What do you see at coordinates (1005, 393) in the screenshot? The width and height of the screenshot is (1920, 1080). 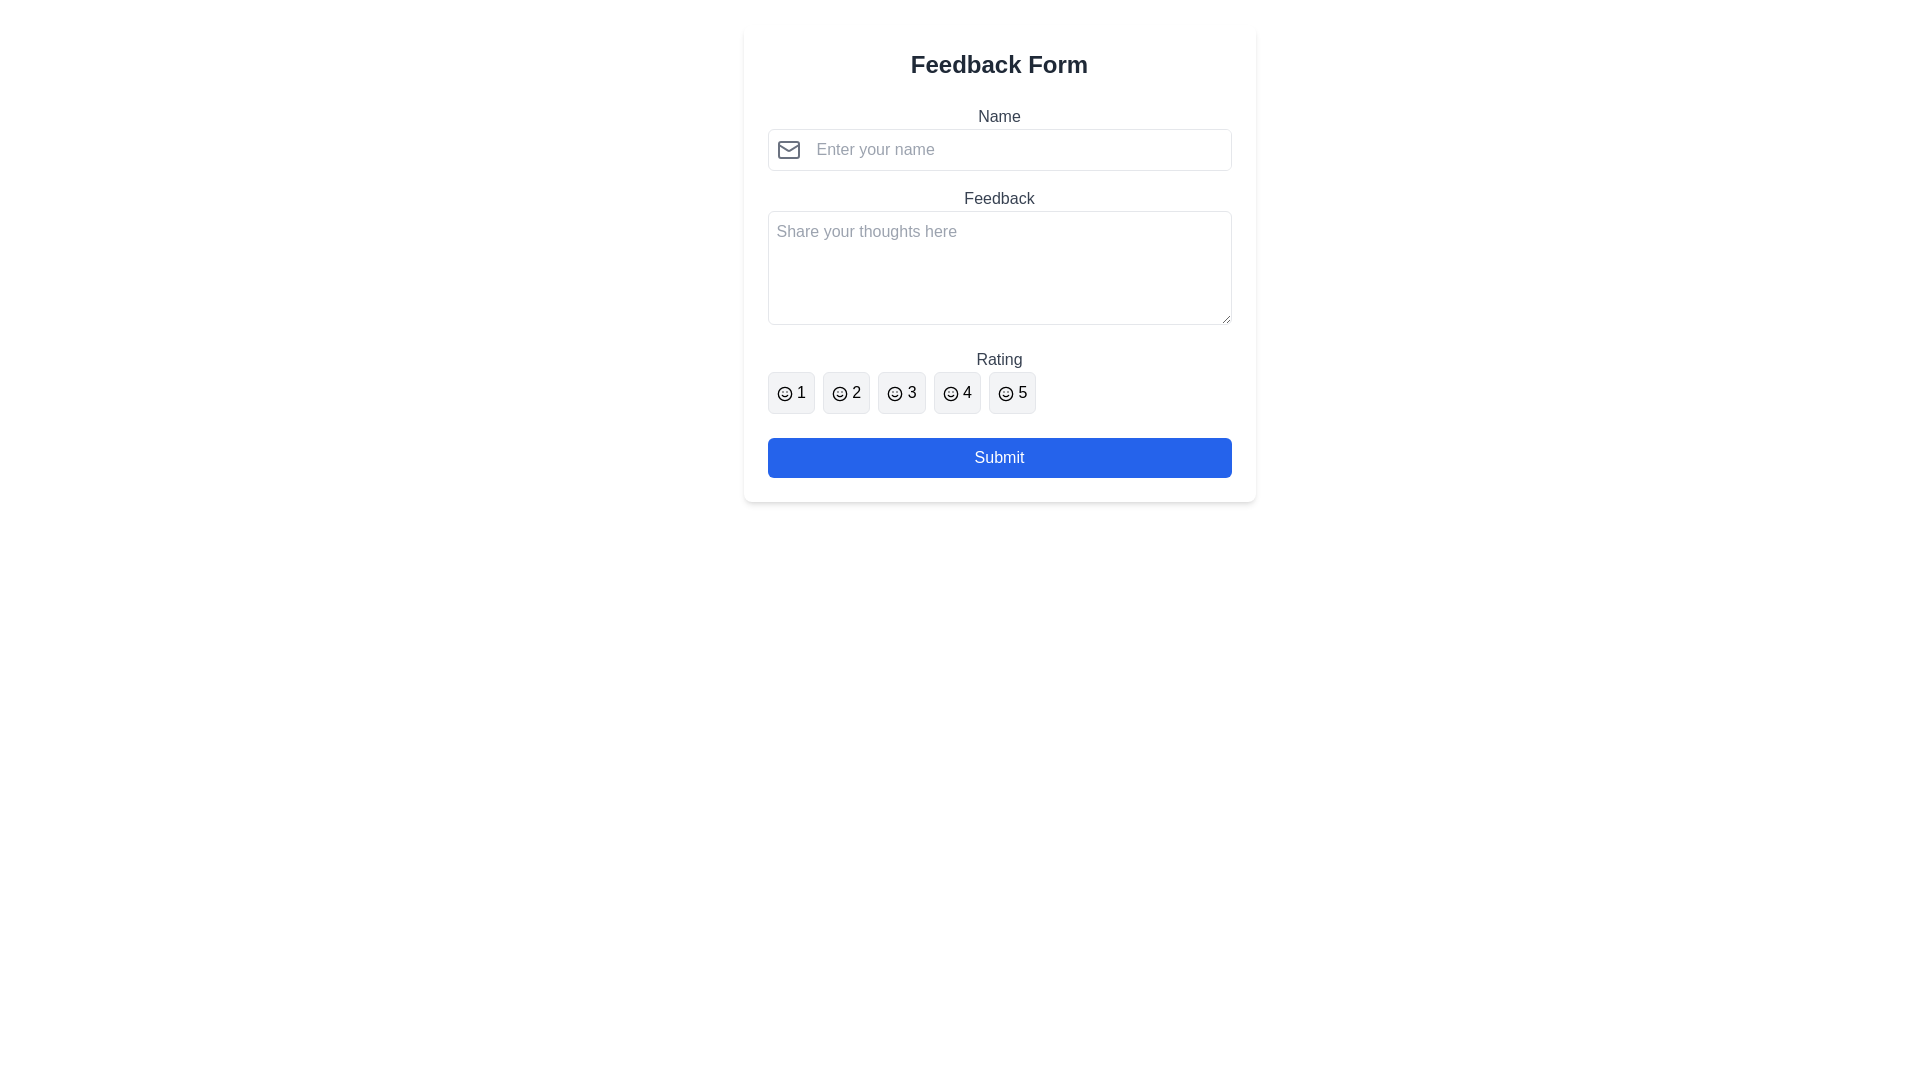 I see `the small circular smiley face icon that represents a rating of 5, located in the fifth position among the rating icons` at bounding box center [1005, 393].